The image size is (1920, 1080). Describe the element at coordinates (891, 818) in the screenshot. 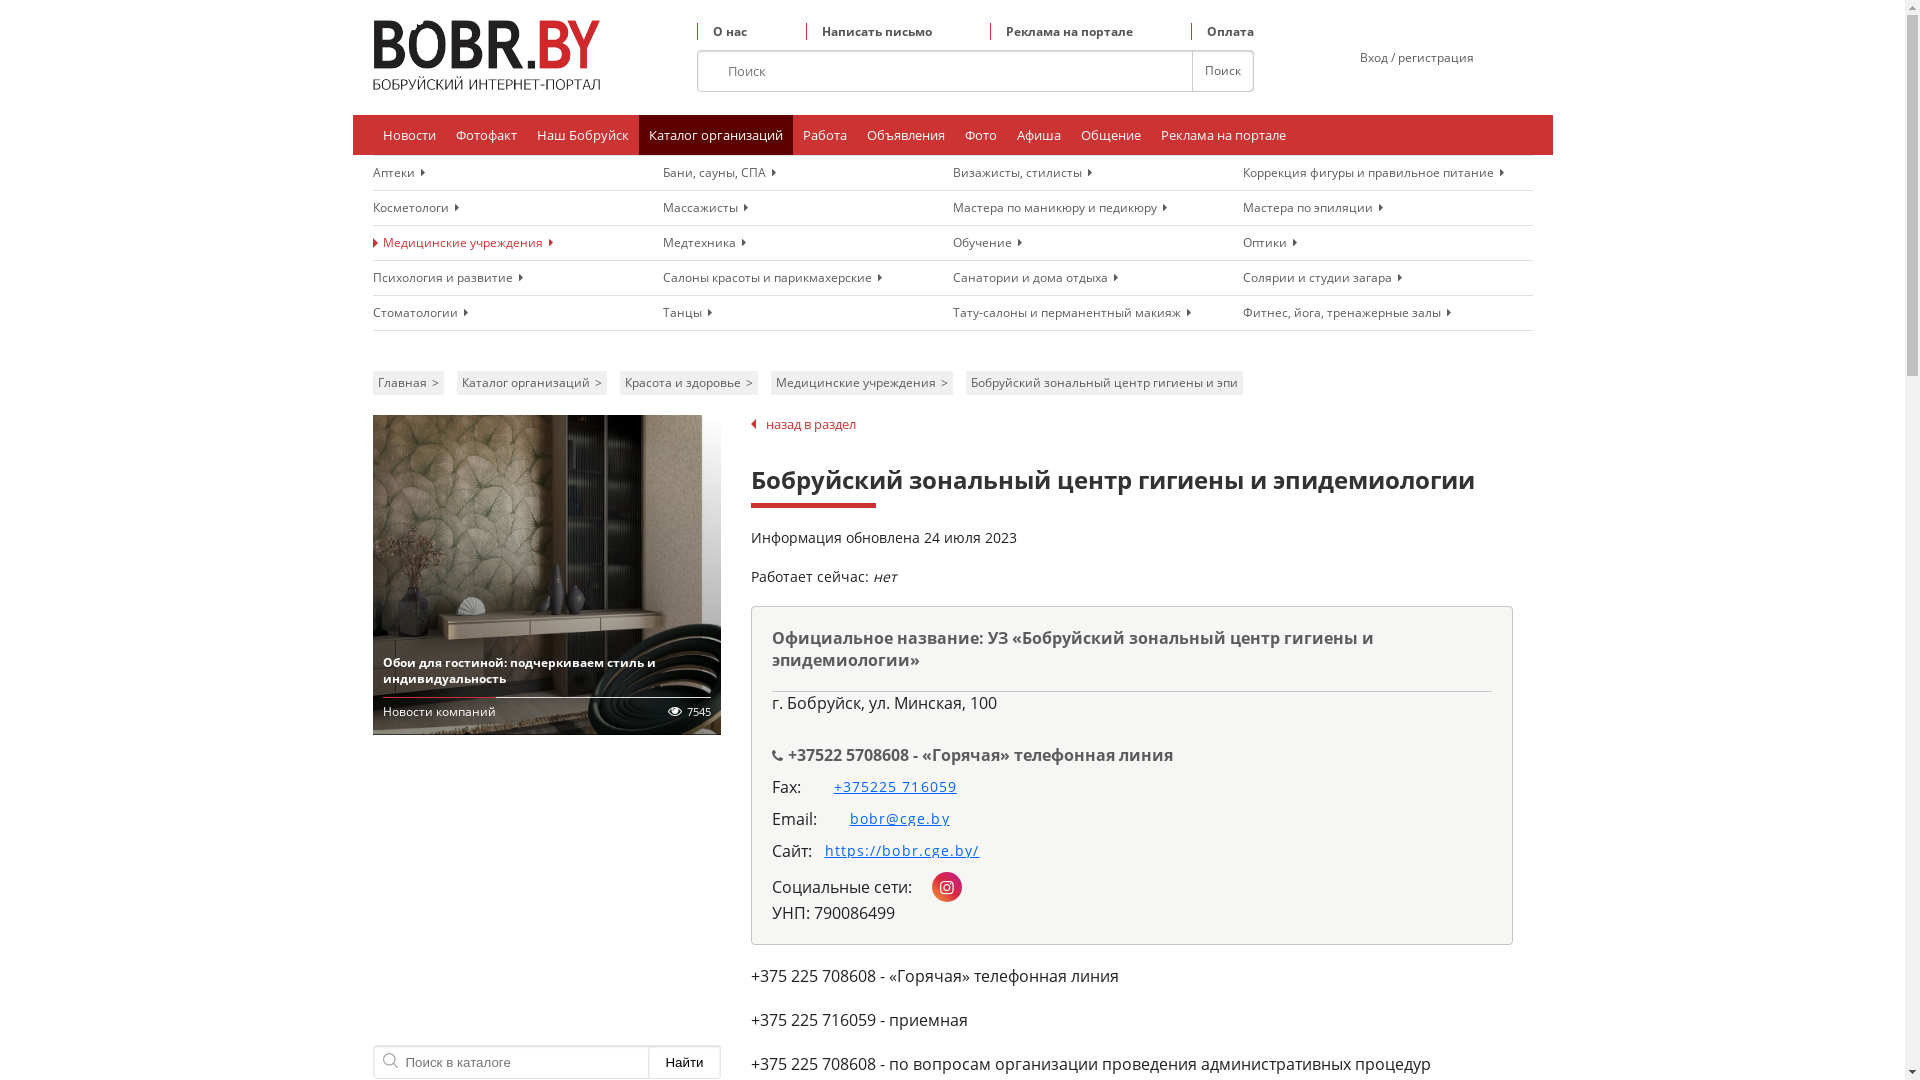

I see `'bobr@cge.by'` at that location.